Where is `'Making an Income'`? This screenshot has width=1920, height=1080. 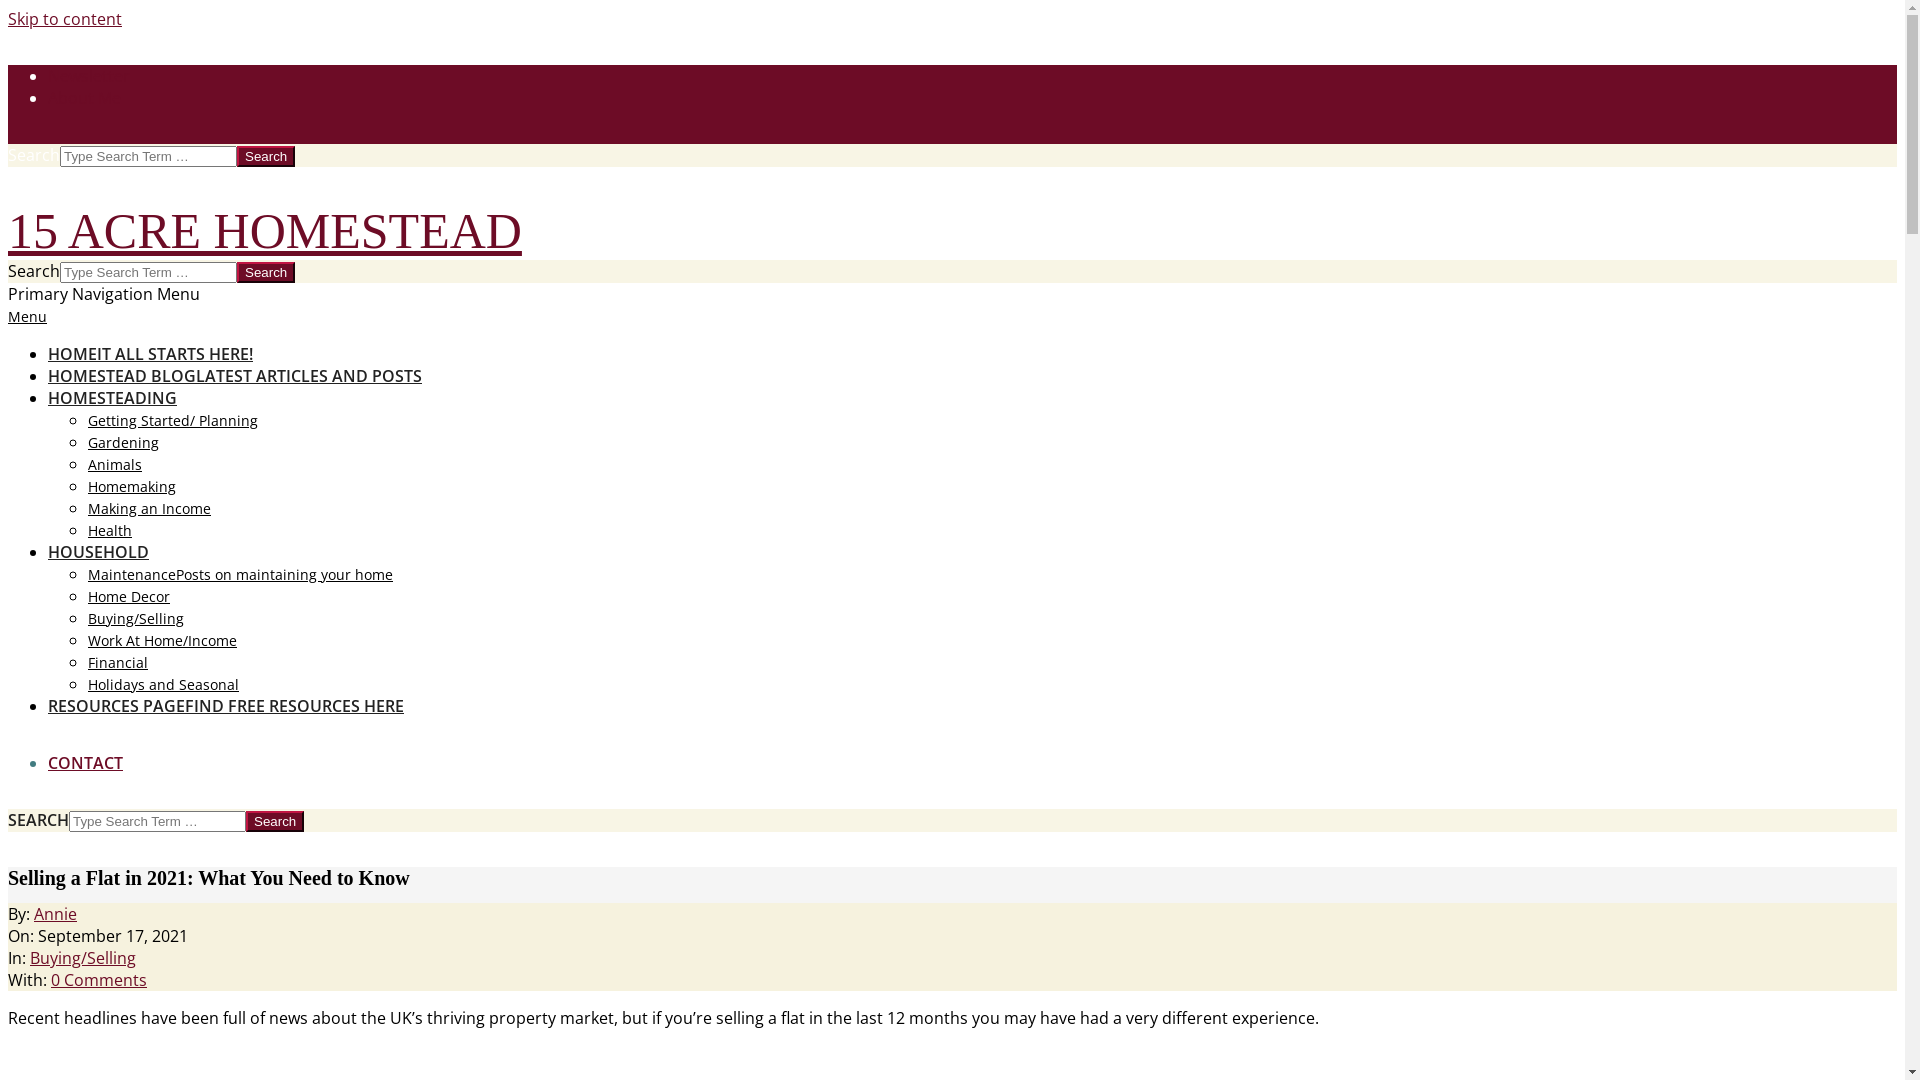
'Making an Income' is located at coordinates (148, 507).